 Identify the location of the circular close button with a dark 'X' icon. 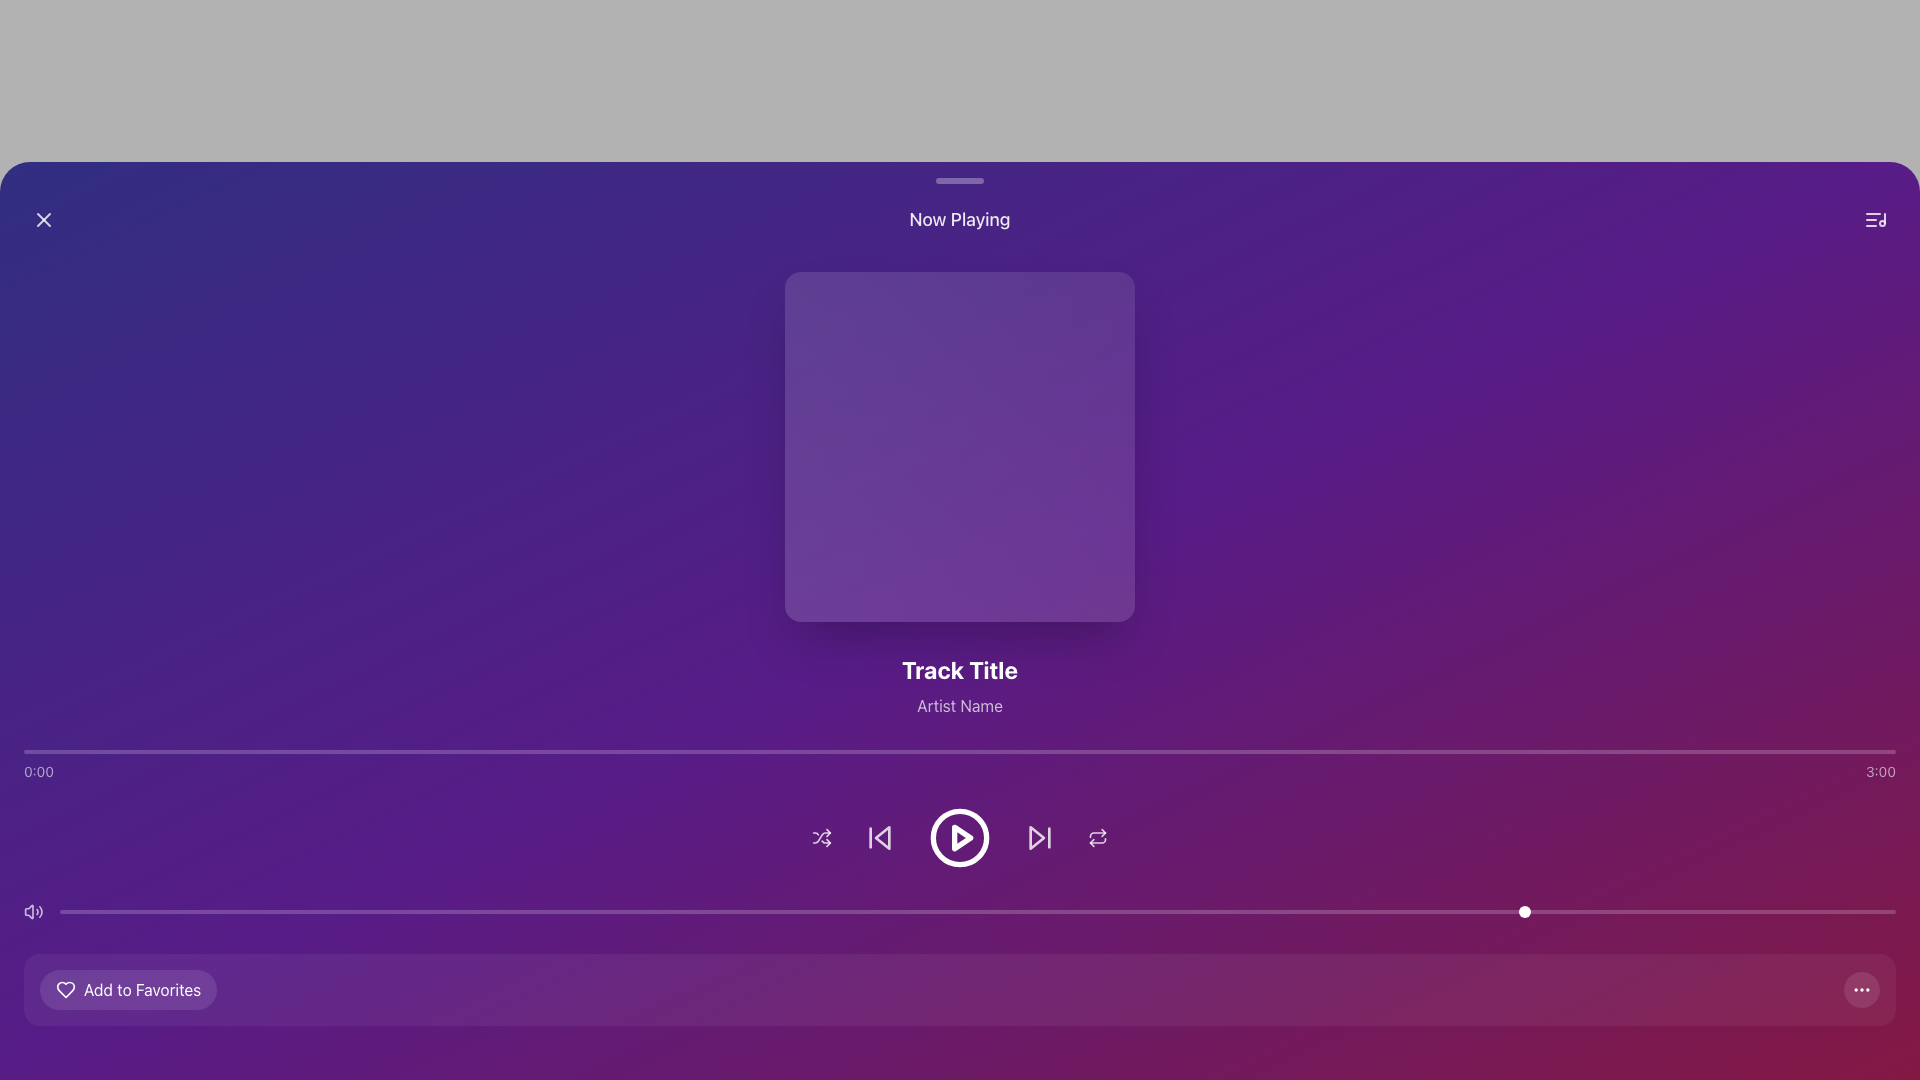
(43, 219).